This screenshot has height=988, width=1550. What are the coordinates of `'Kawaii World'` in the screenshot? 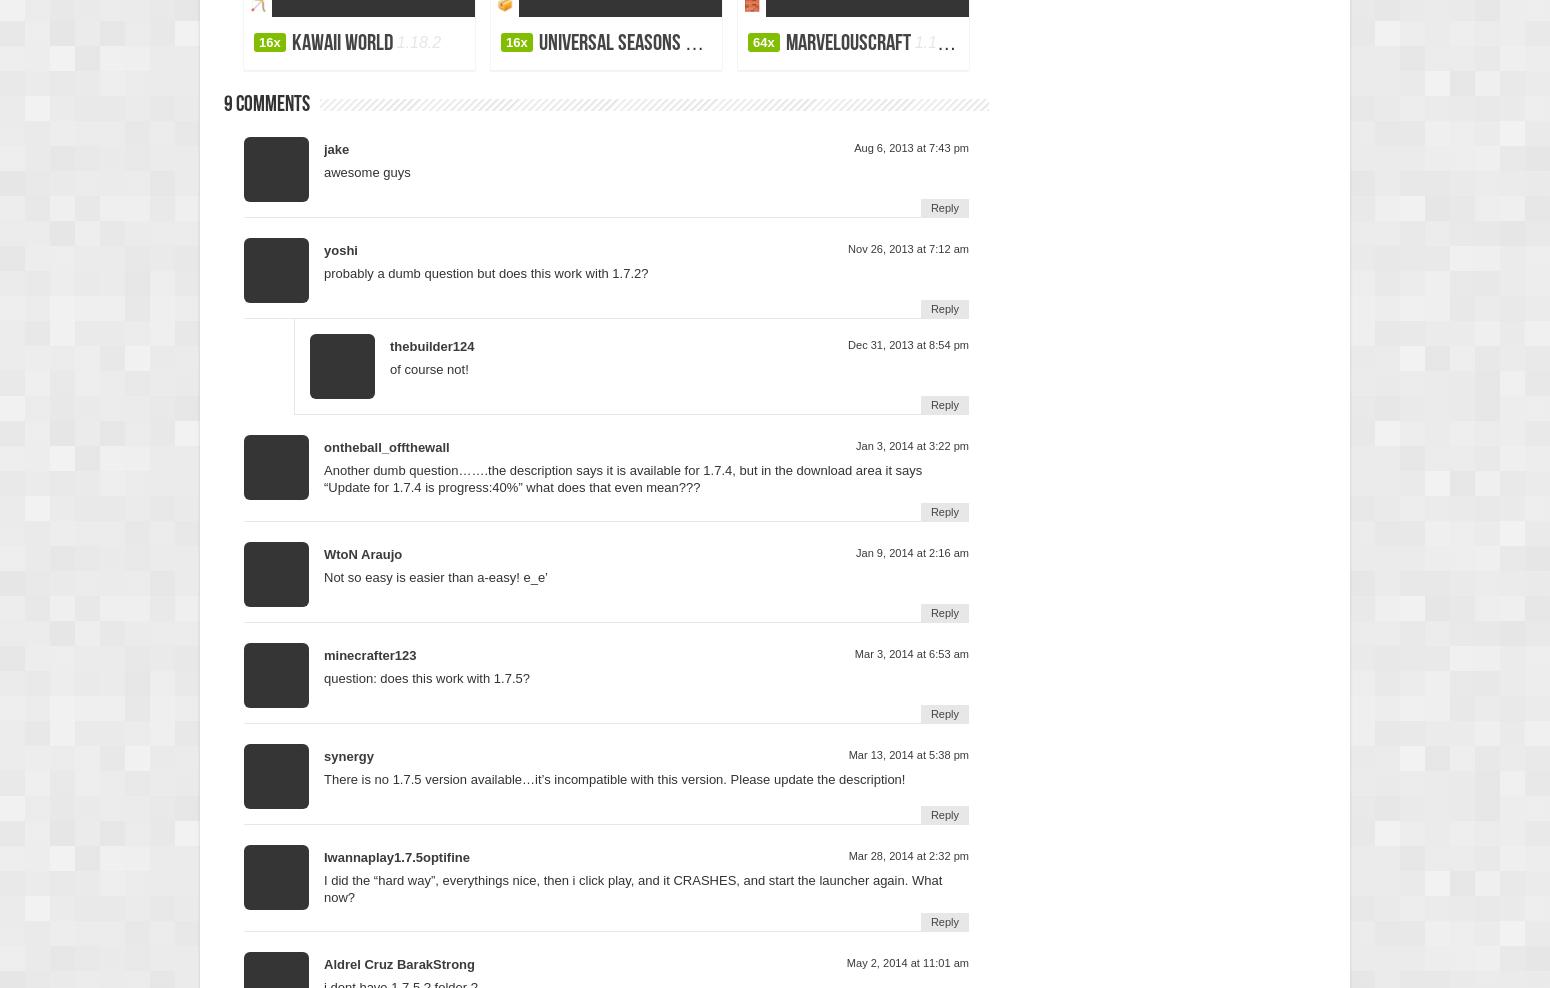 It's located at (340, 42).